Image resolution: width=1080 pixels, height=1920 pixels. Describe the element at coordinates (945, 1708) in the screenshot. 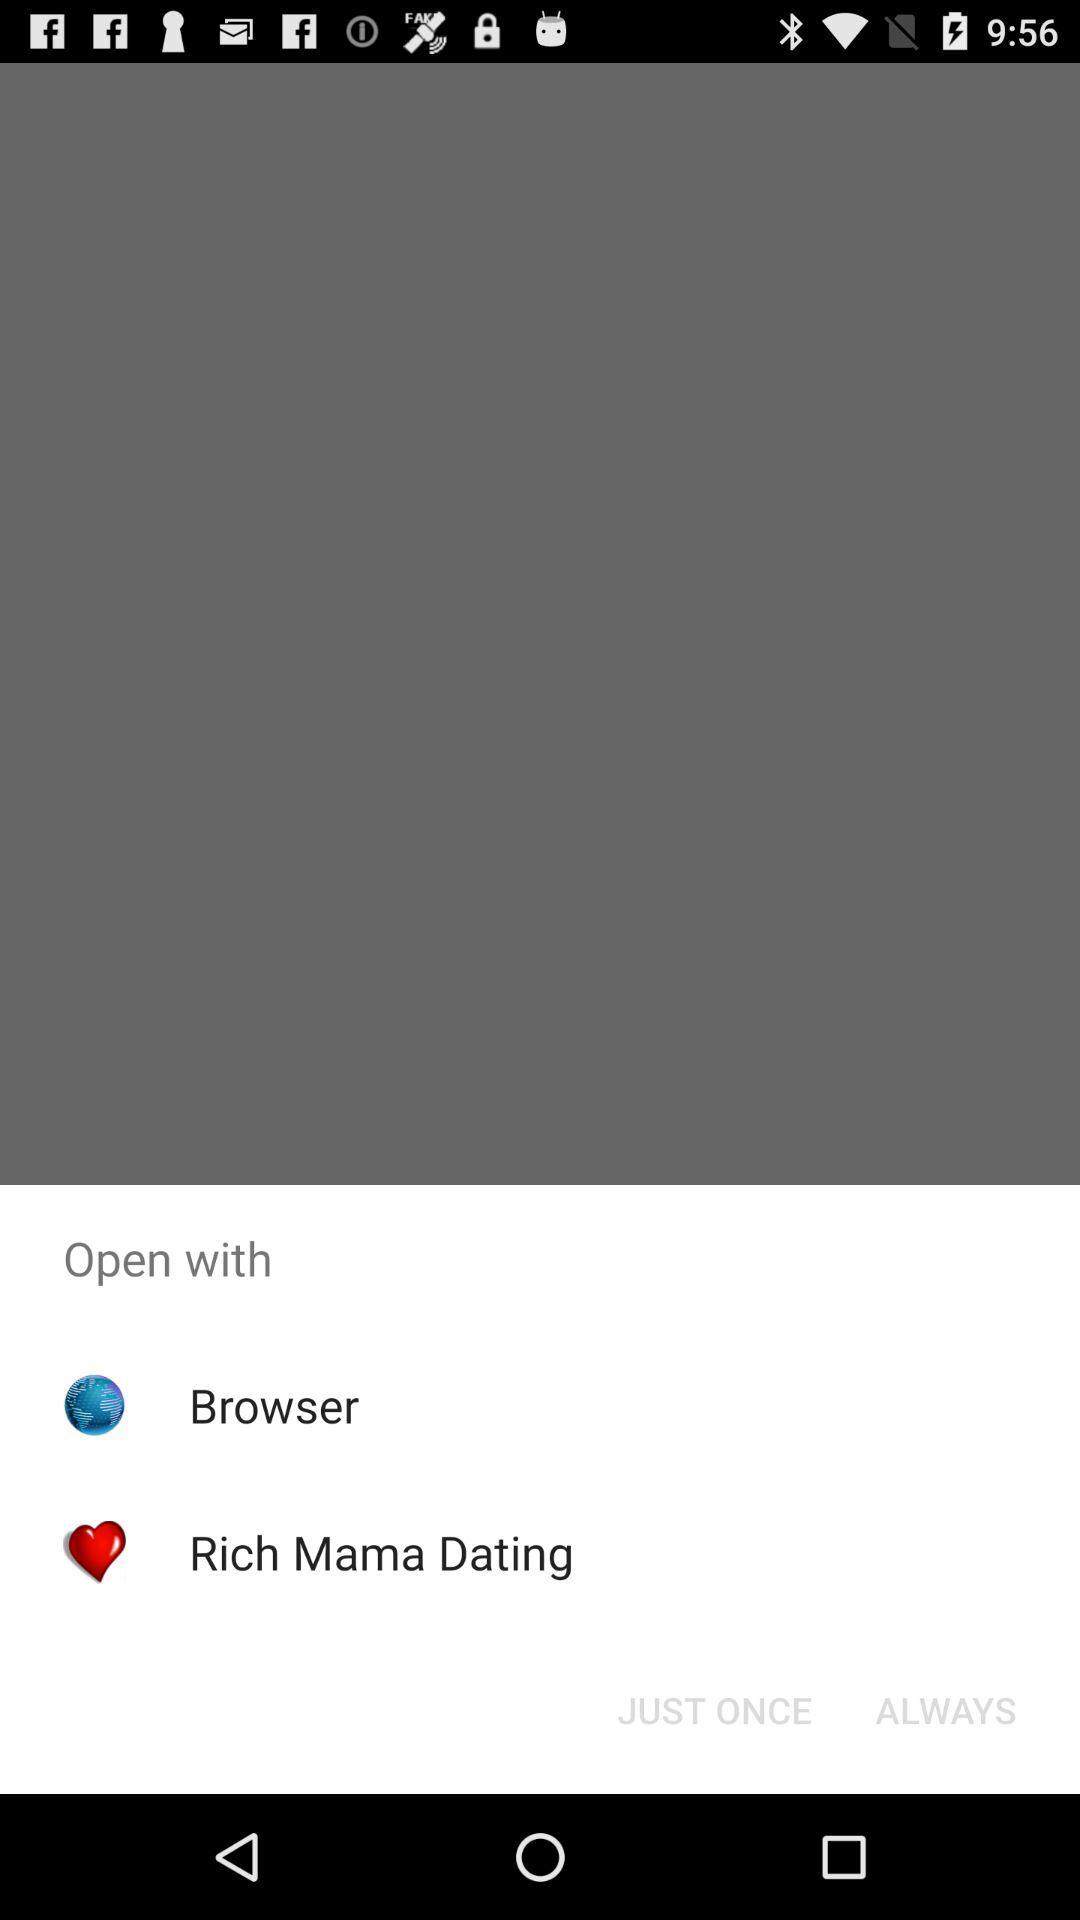

I see `the always button` at that location.